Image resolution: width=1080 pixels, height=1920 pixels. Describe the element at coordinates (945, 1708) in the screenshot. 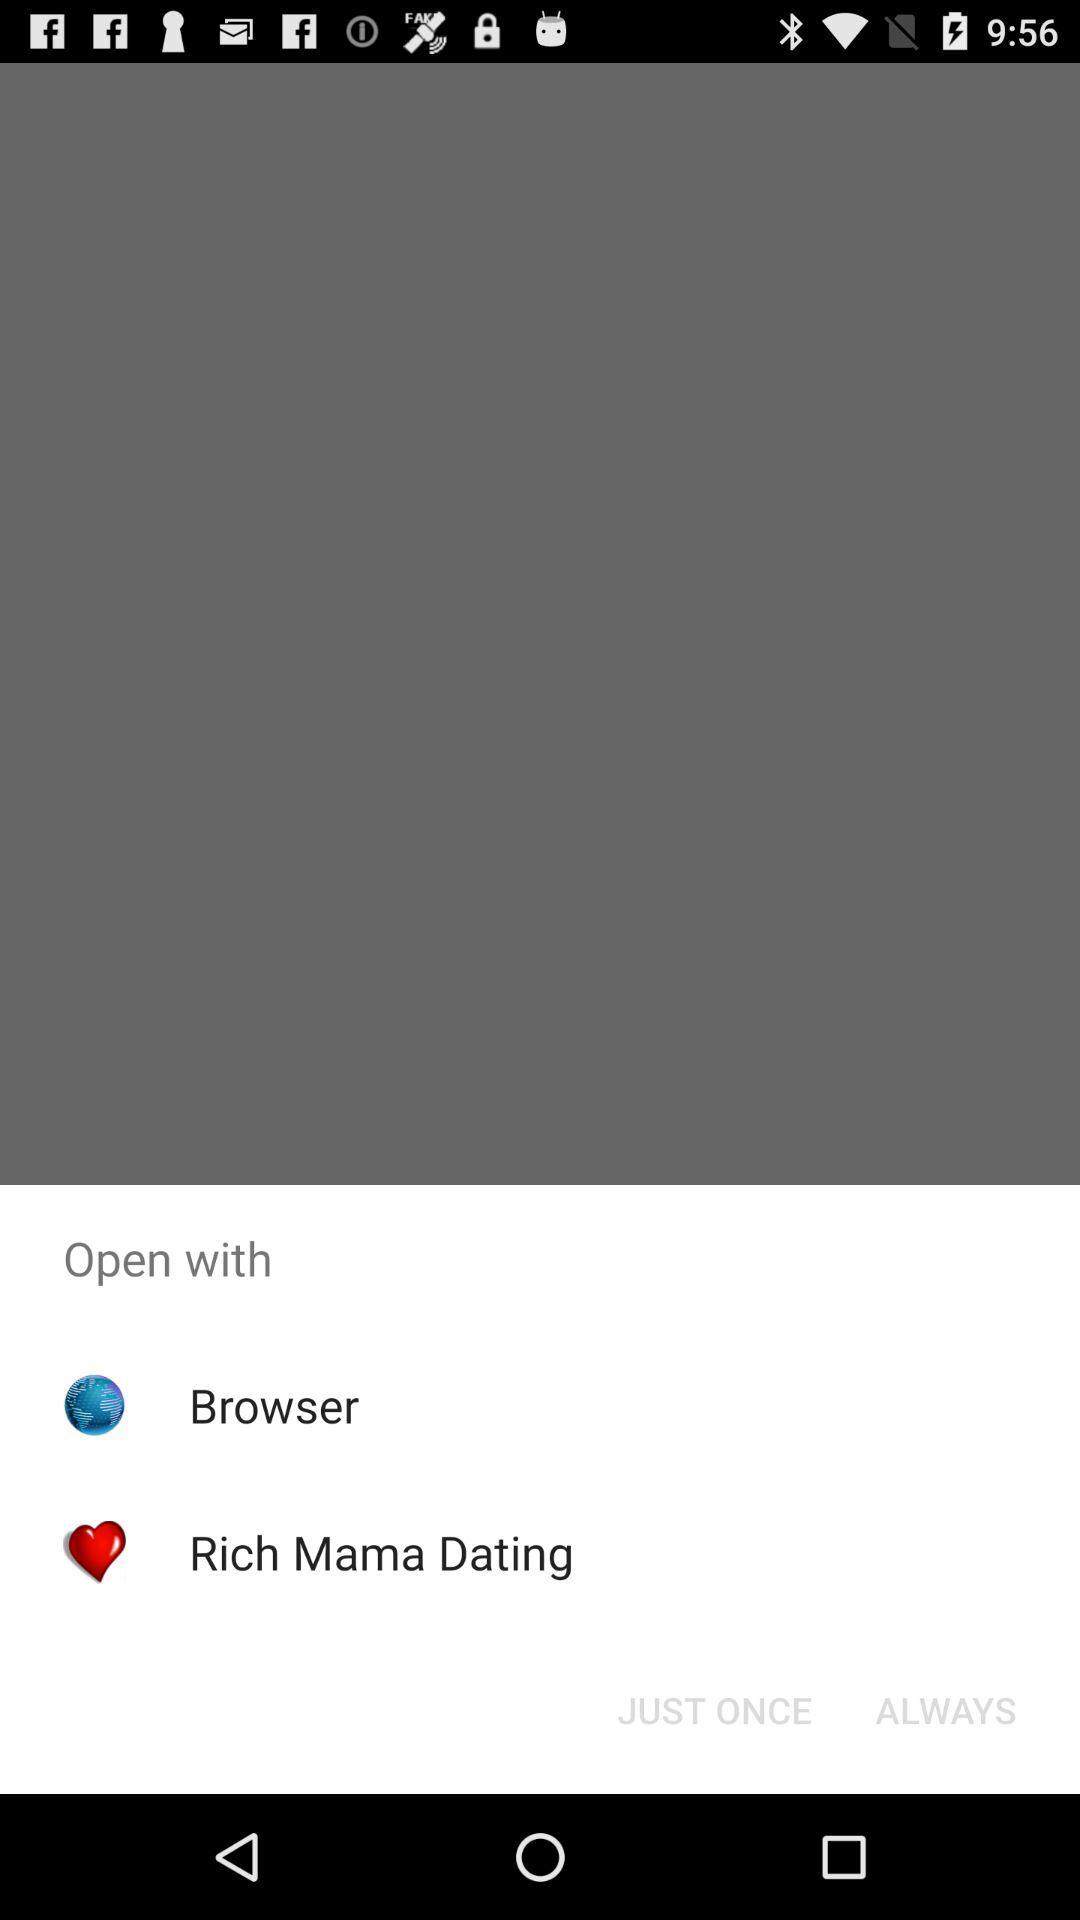

I see `the always button` at that location.